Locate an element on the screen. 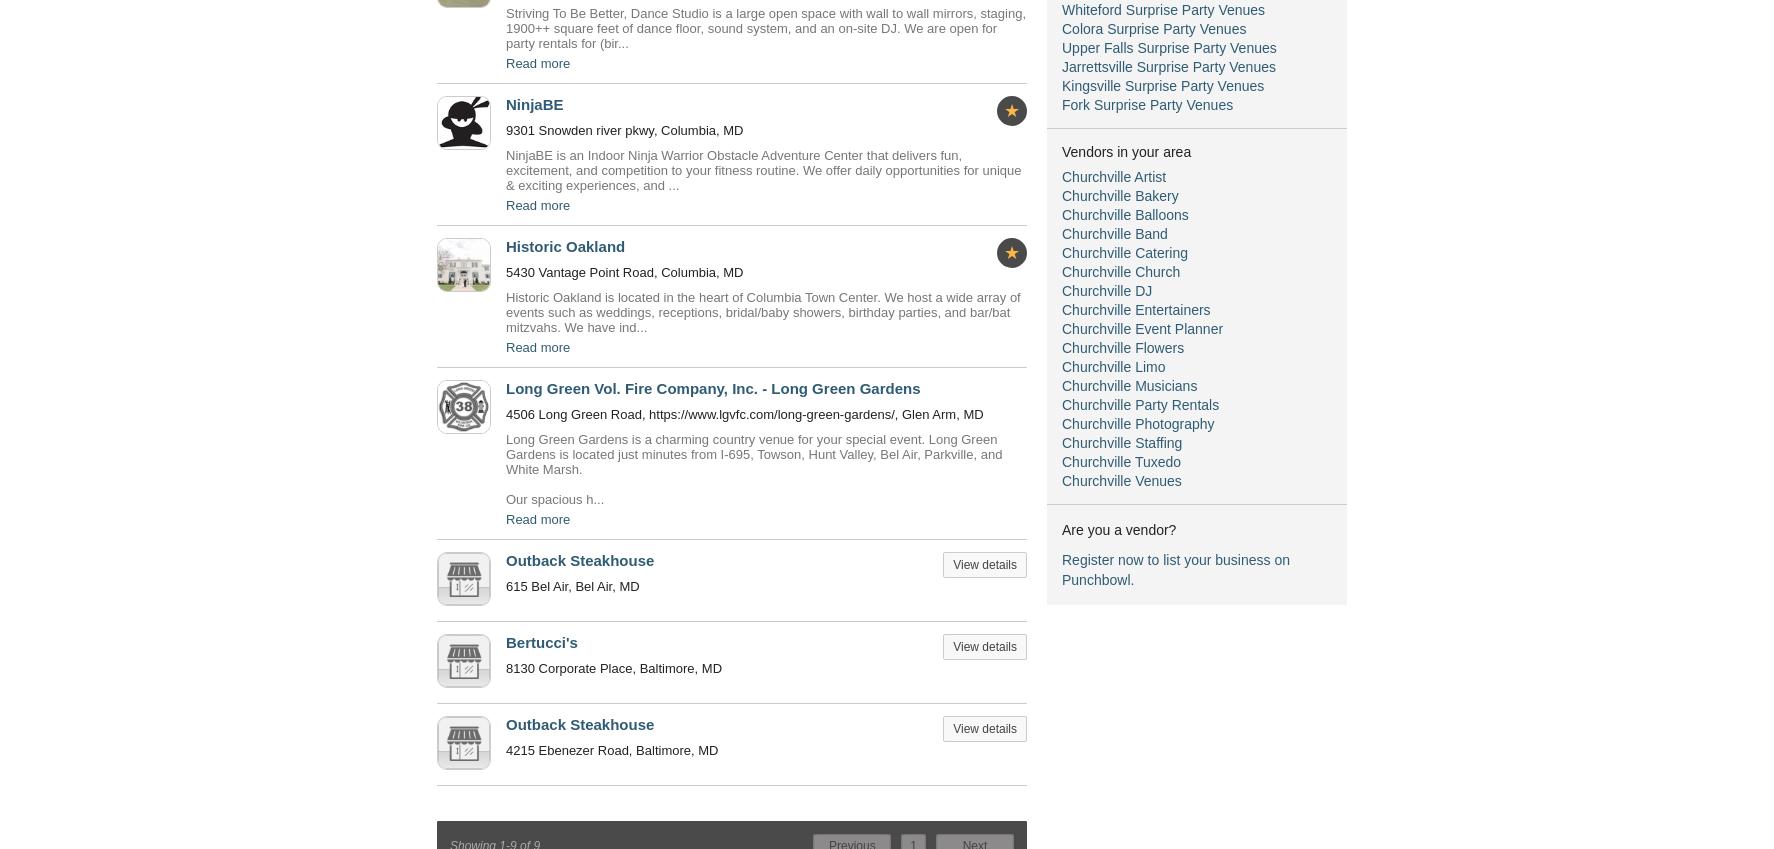 This screenshot has height=849, width=1774. 'Long Green Vol. Fire Company, Inc. - Long Green Gardens' is located at coordinates (711, 387).